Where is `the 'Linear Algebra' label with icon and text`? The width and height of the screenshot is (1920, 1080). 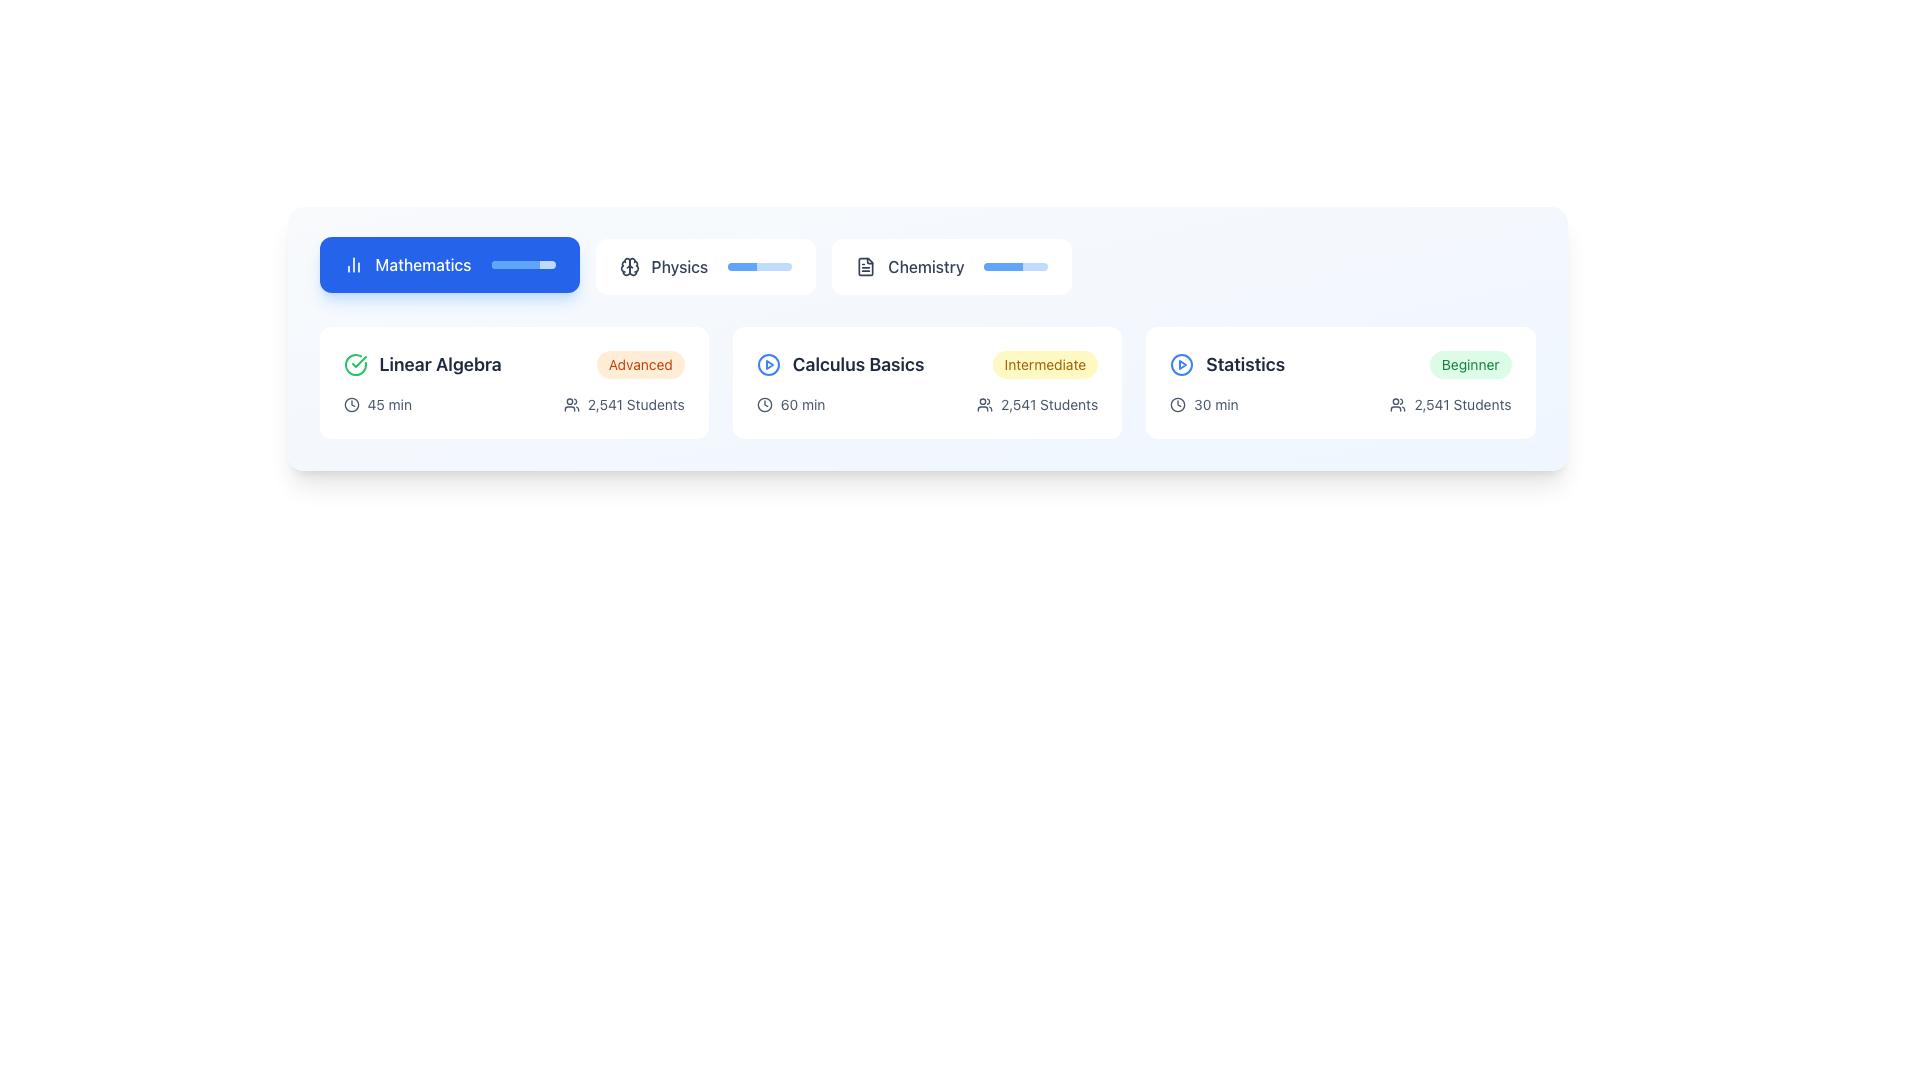
the 'Linear Algebra' label with icon and text is located at coordinates (421, 365).